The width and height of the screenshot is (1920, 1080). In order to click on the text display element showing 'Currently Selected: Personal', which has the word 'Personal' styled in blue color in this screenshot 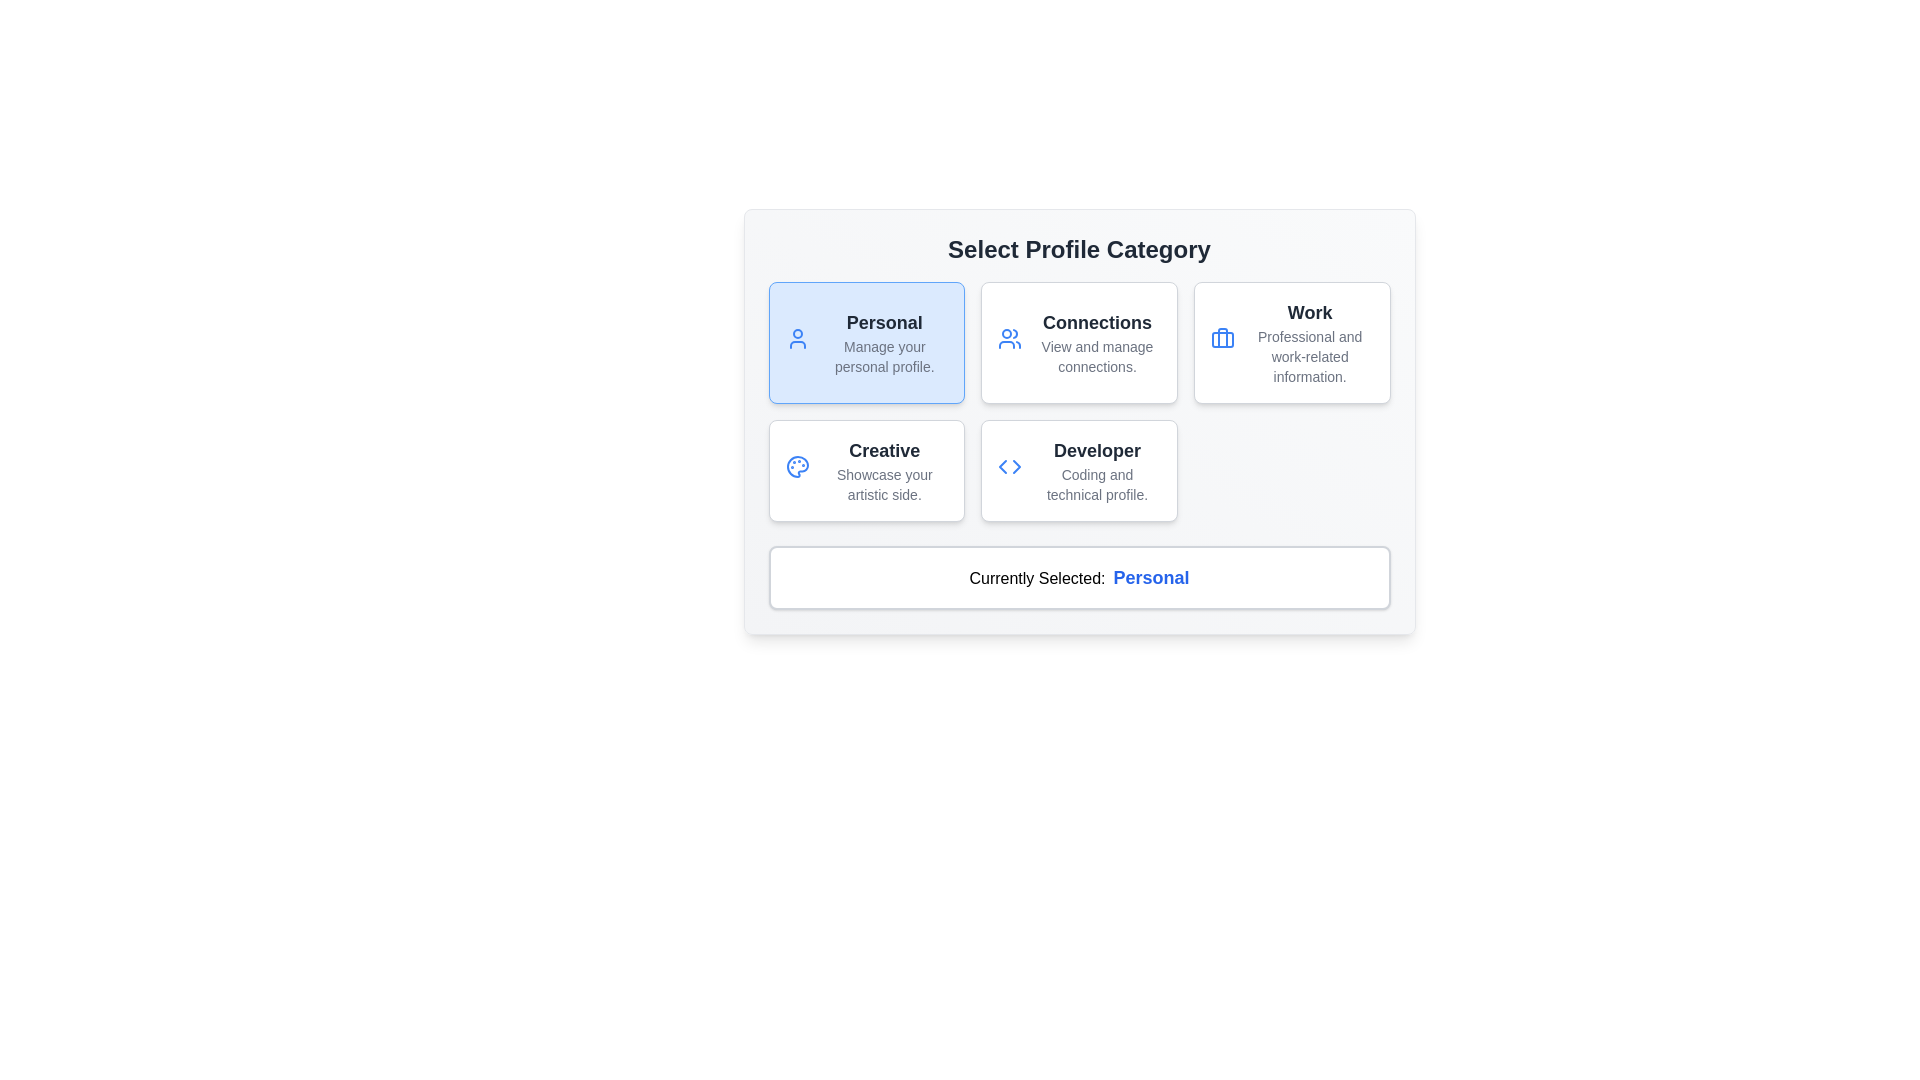, I will do `click(1078, 578)`.